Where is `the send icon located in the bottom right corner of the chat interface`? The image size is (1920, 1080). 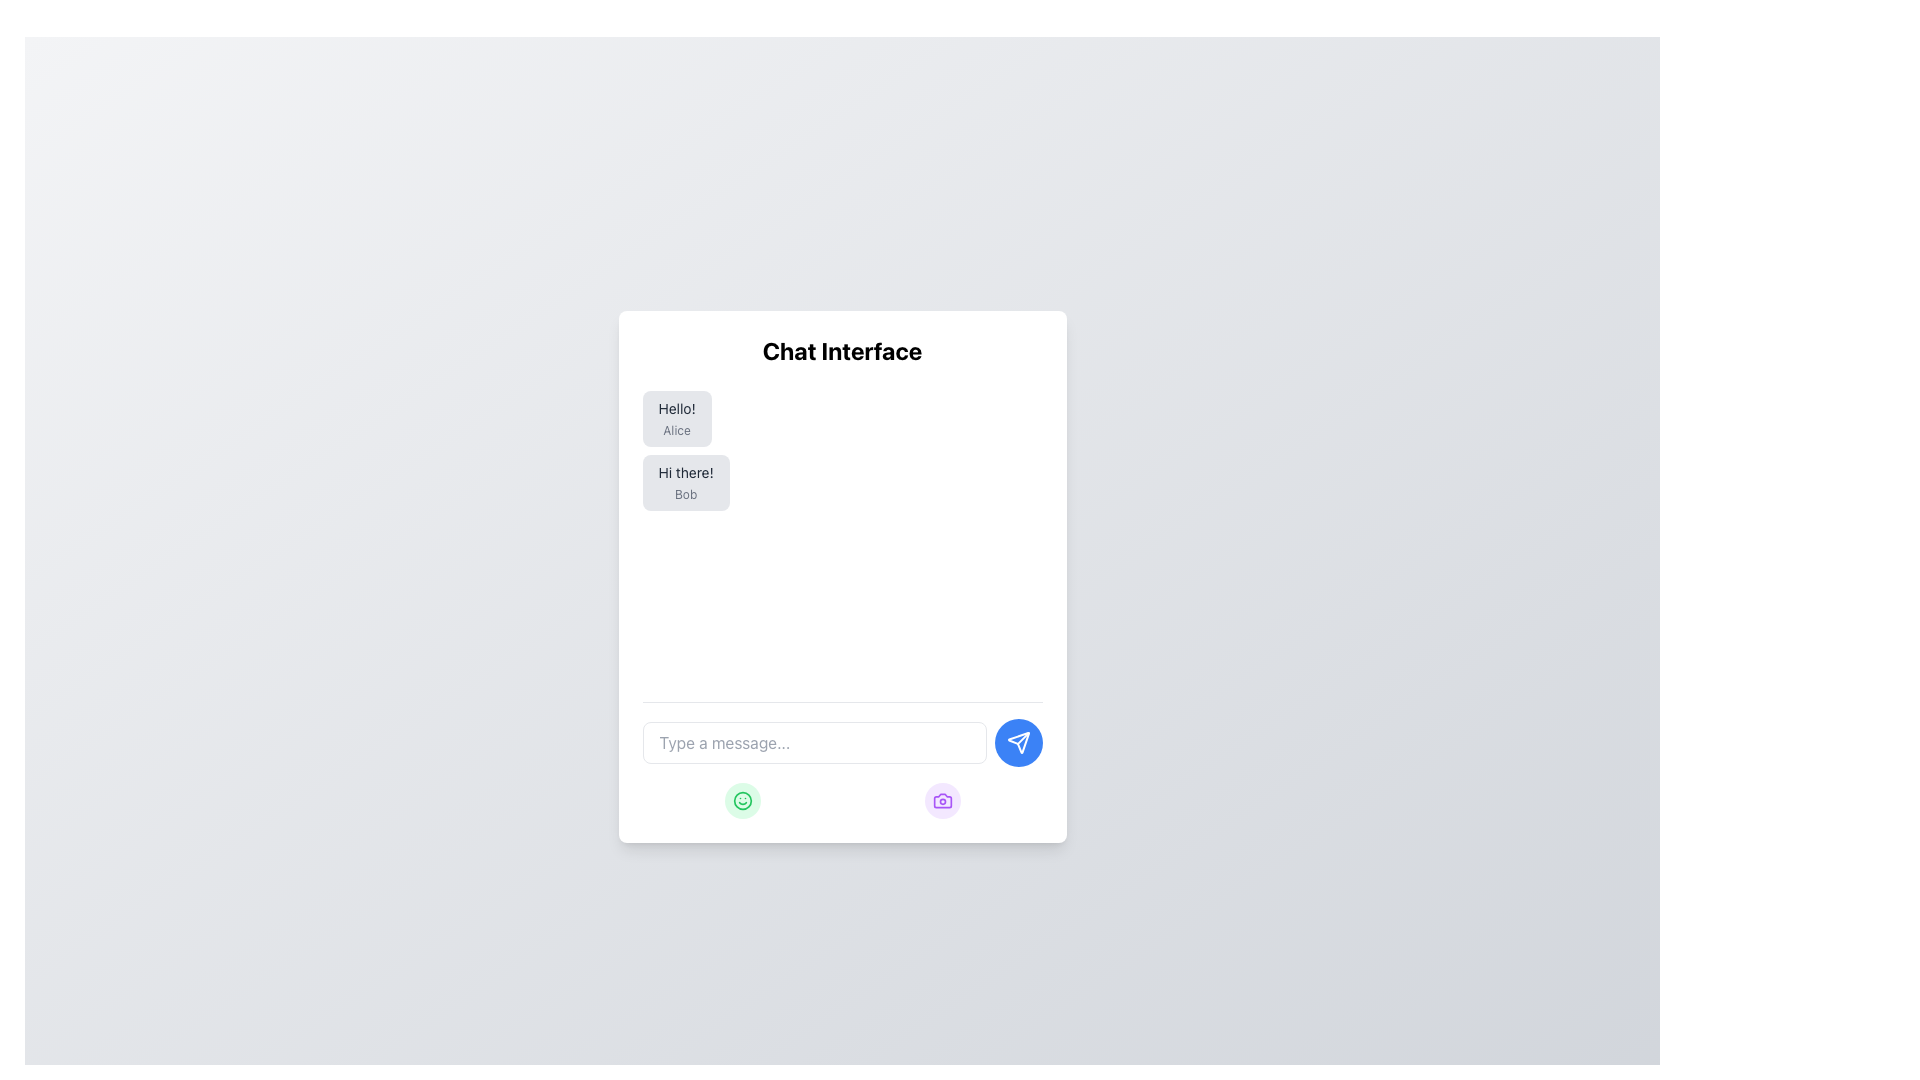
the send icon located in the bottom right corner of the chat interface is located at coordinates (1018, 743).